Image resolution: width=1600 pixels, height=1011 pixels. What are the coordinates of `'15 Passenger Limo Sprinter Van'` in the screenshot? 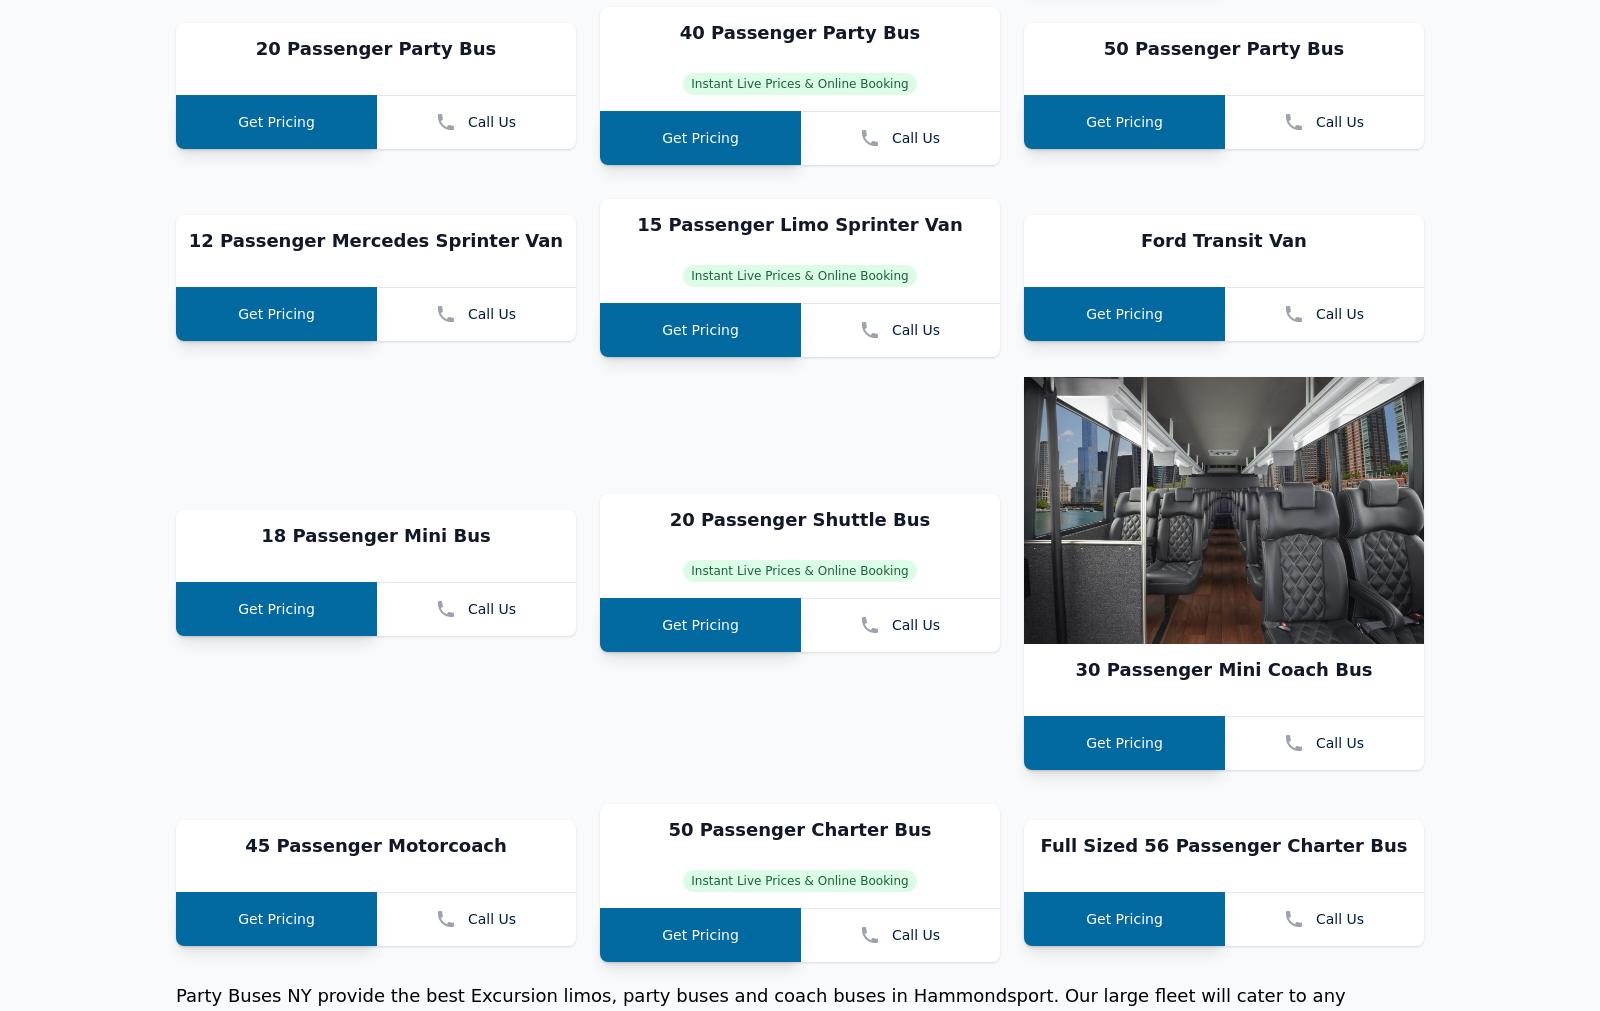 It's located at (799, 490).